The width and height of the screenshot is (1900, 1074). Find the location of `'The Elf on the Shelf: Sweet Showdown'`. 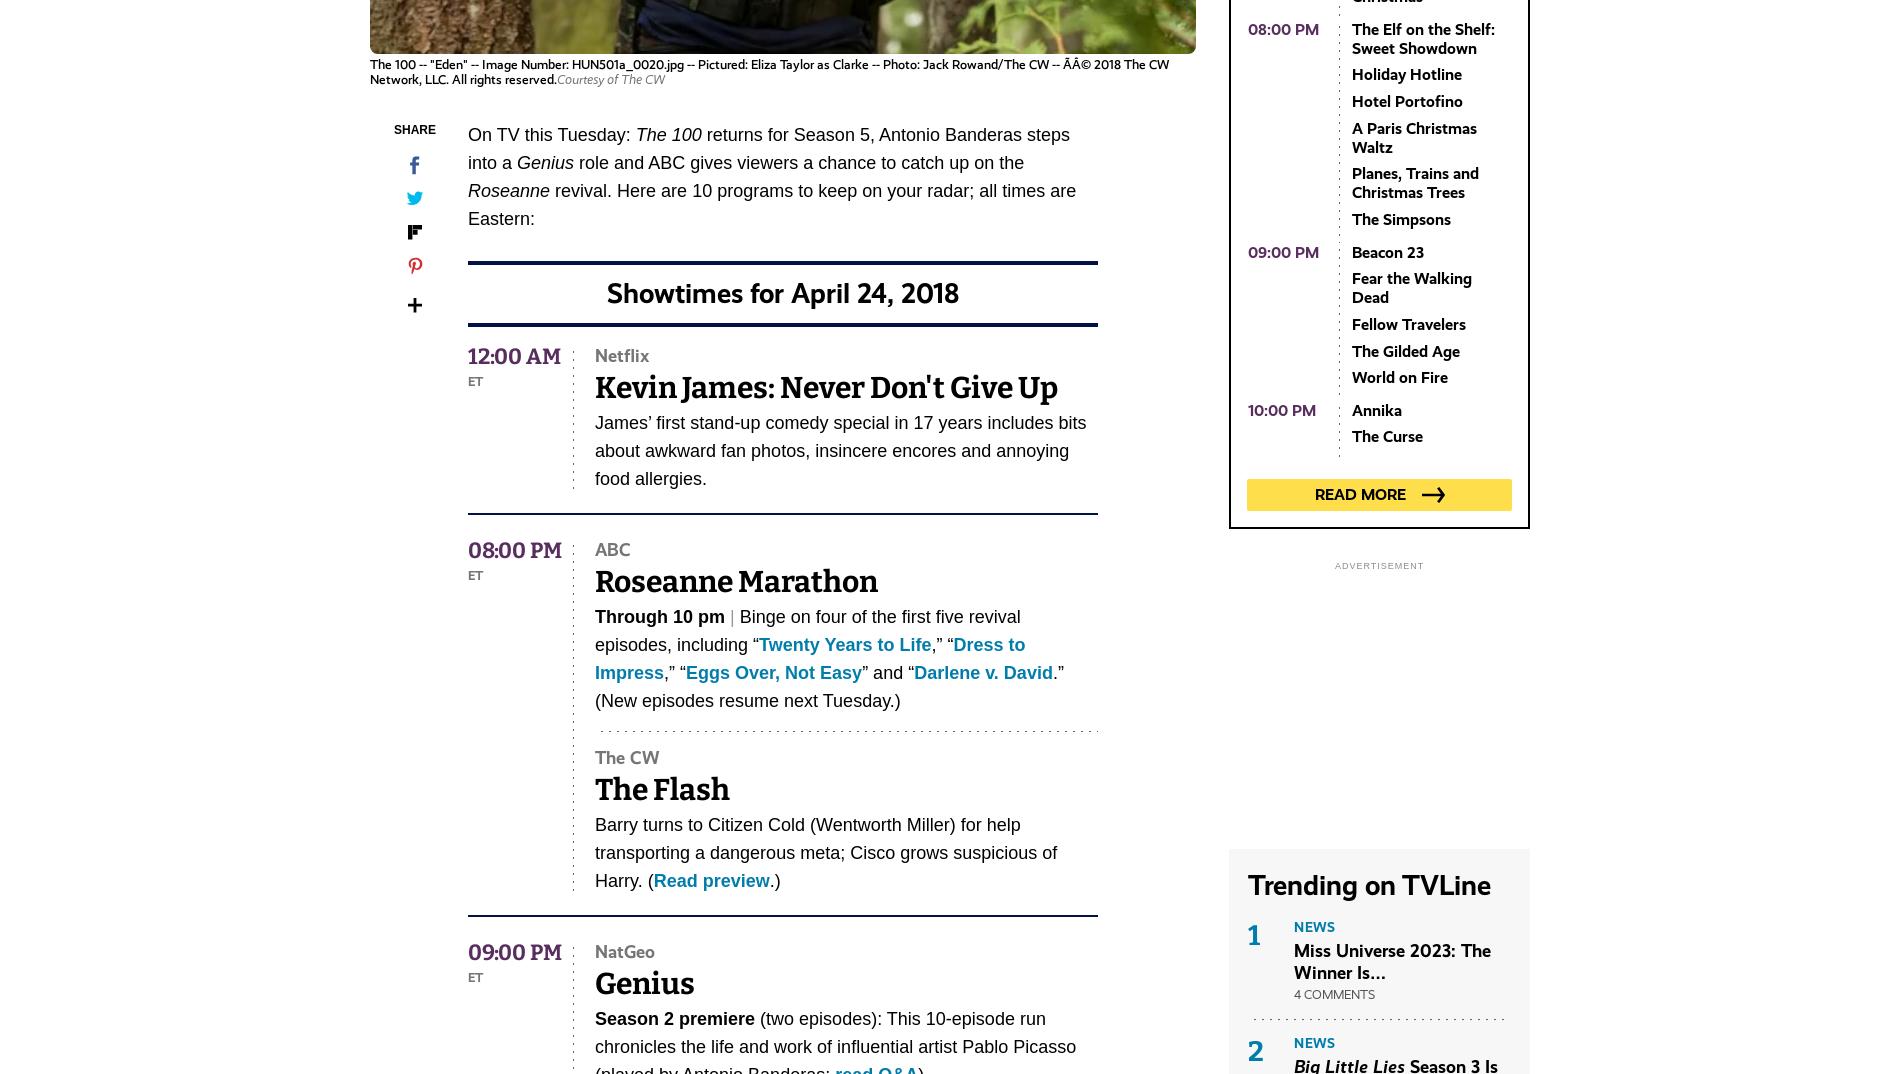

'The Elf on the Shelf: Sweet Showdown' is located at coordinates (1350, 37).